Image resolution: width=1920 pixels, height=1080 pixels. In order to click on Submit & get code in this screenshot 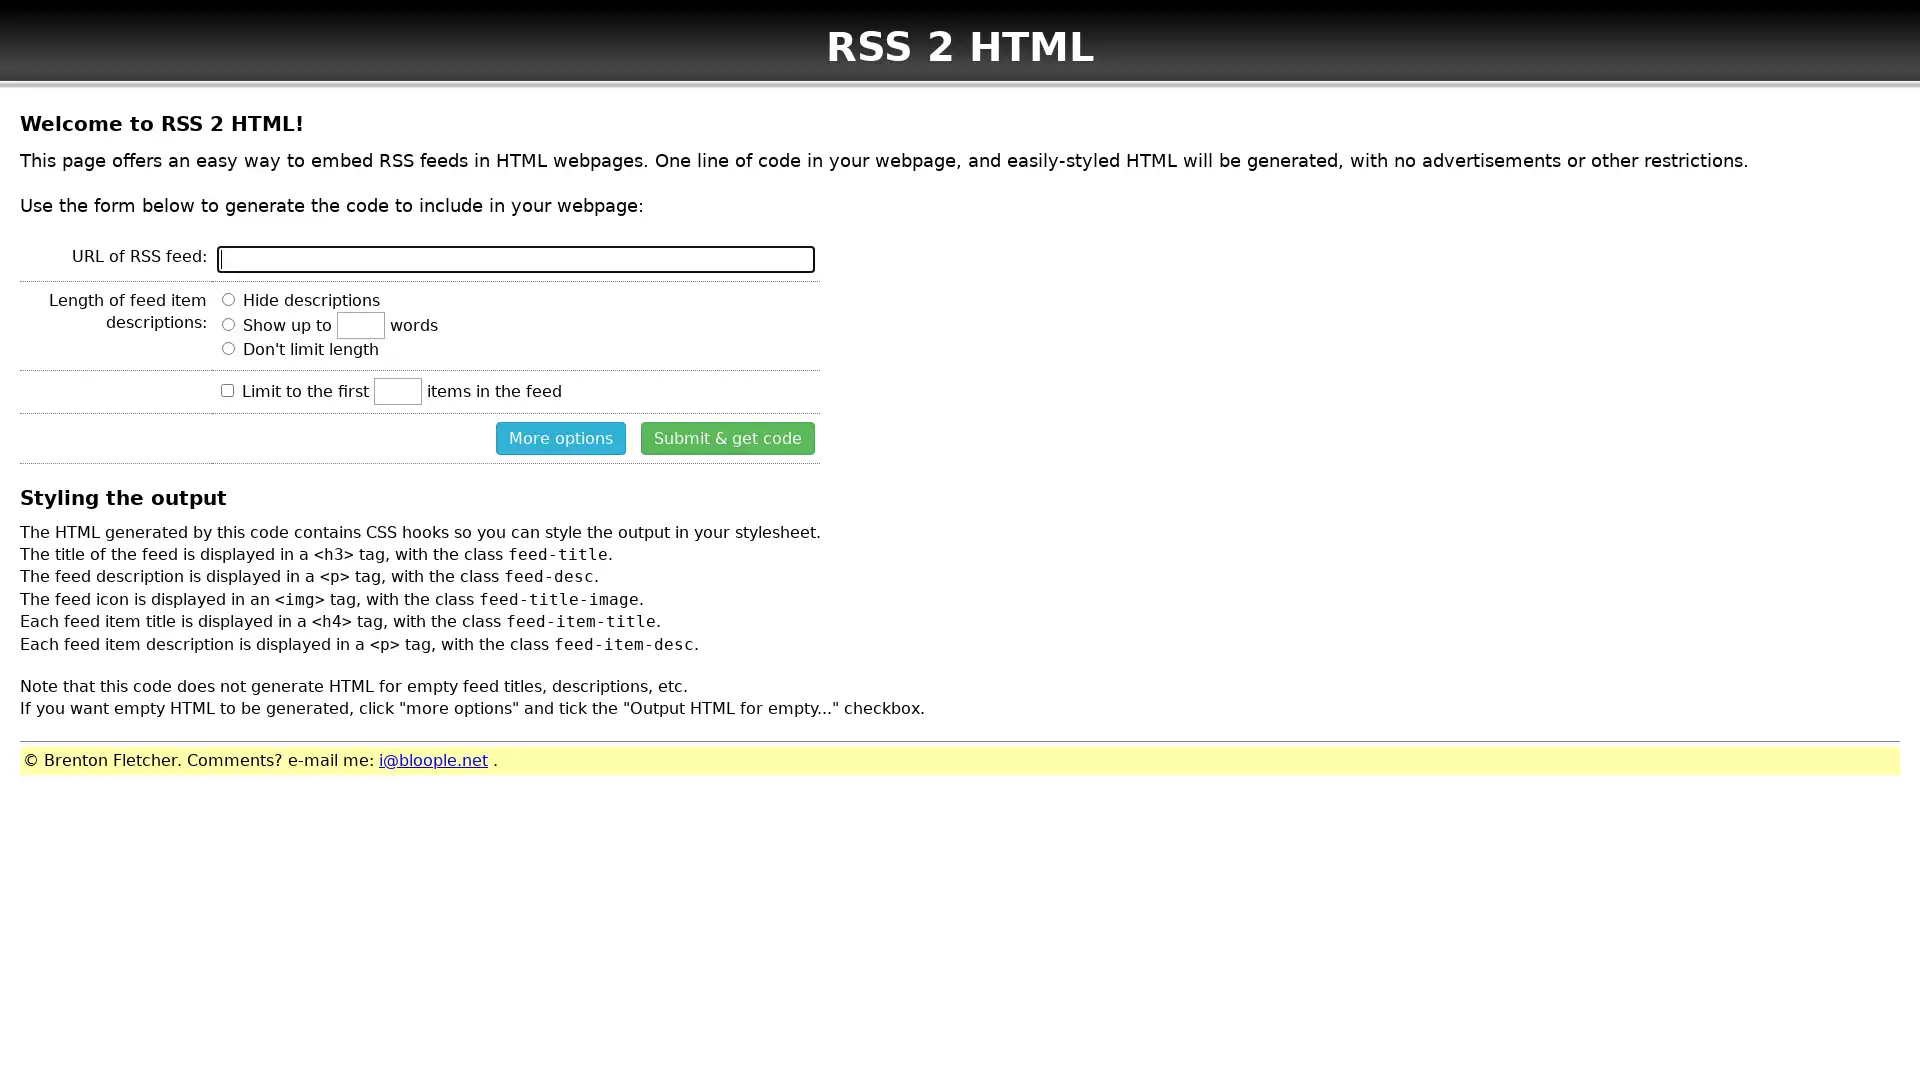, I will do `click(727, 436)`.